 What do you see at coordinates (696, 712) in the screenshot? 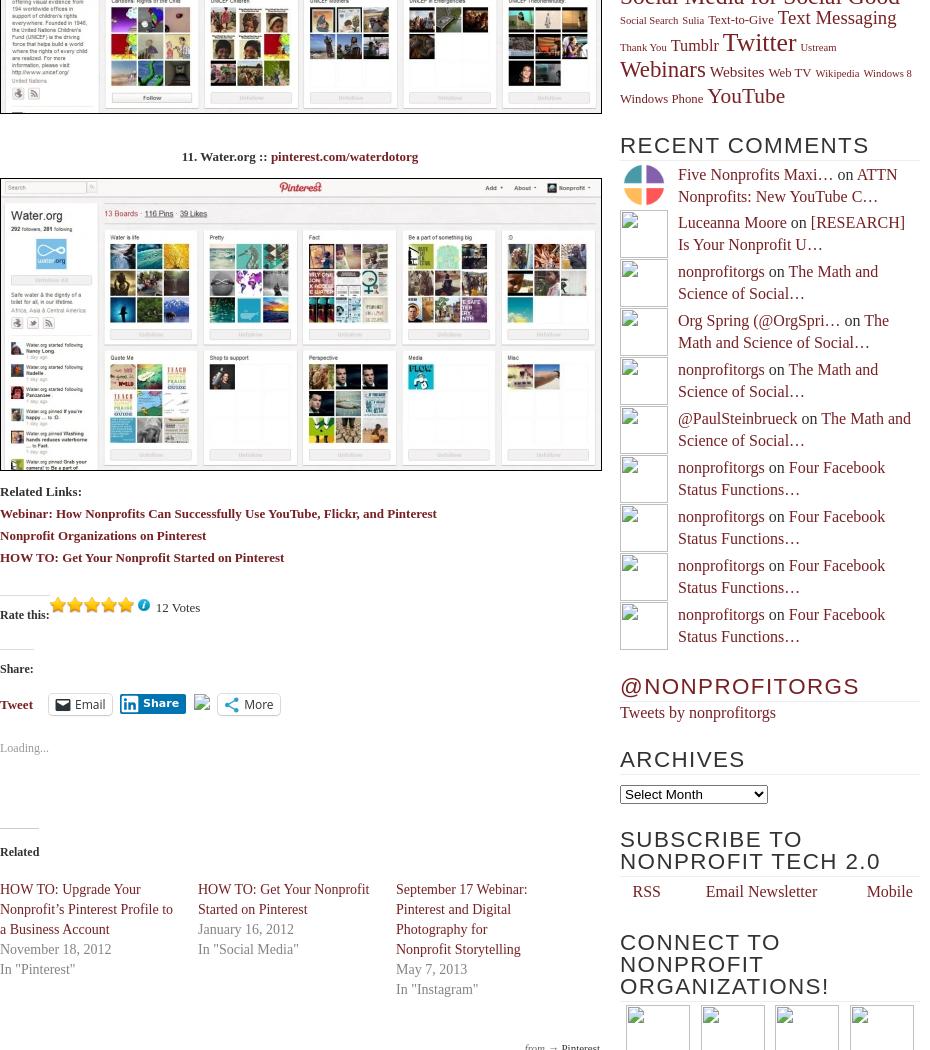
I see `'Tweets by nonprofitorgs'` at bounding box center [696, 712].